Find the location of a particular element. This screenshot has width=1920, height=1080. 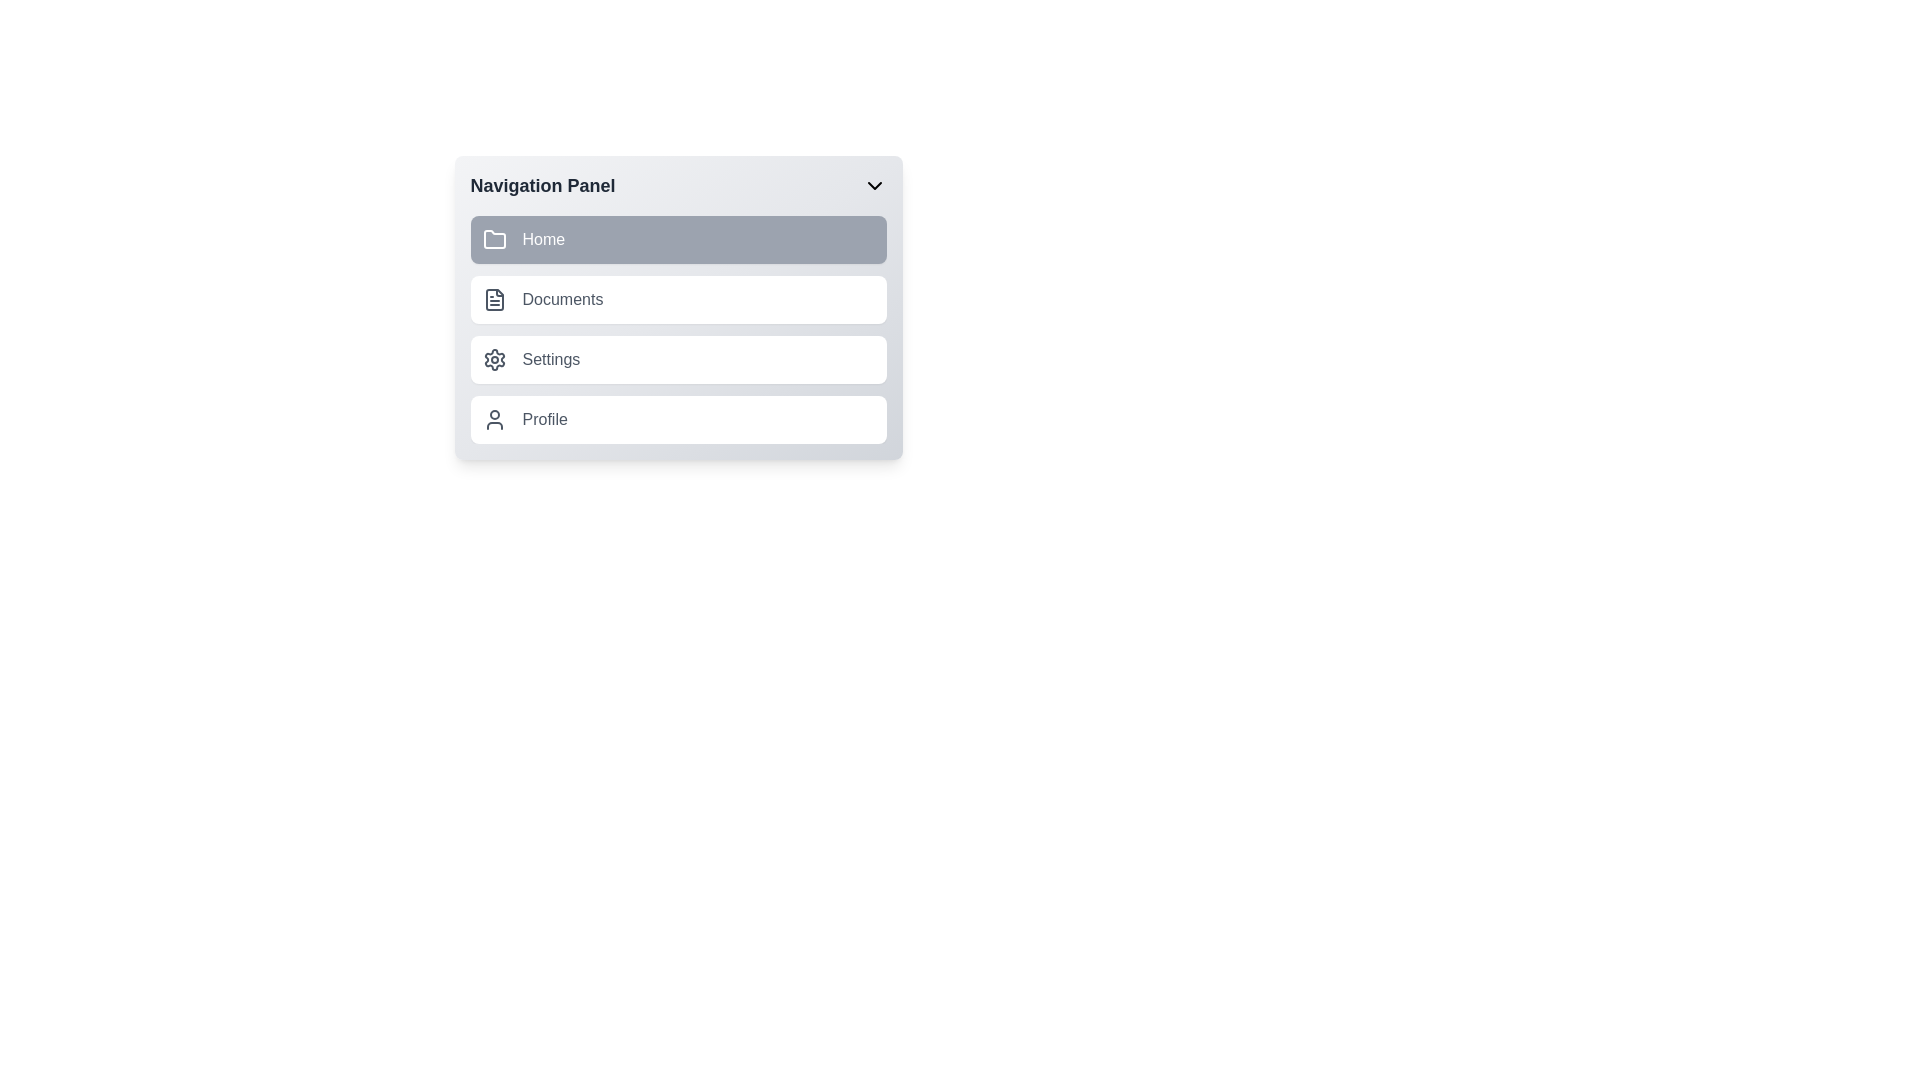

text label 'Settings' that is centrally positioned in a navigation menu, located below 'Documents' and above 'Profile' is located at coordinates (551, 358).